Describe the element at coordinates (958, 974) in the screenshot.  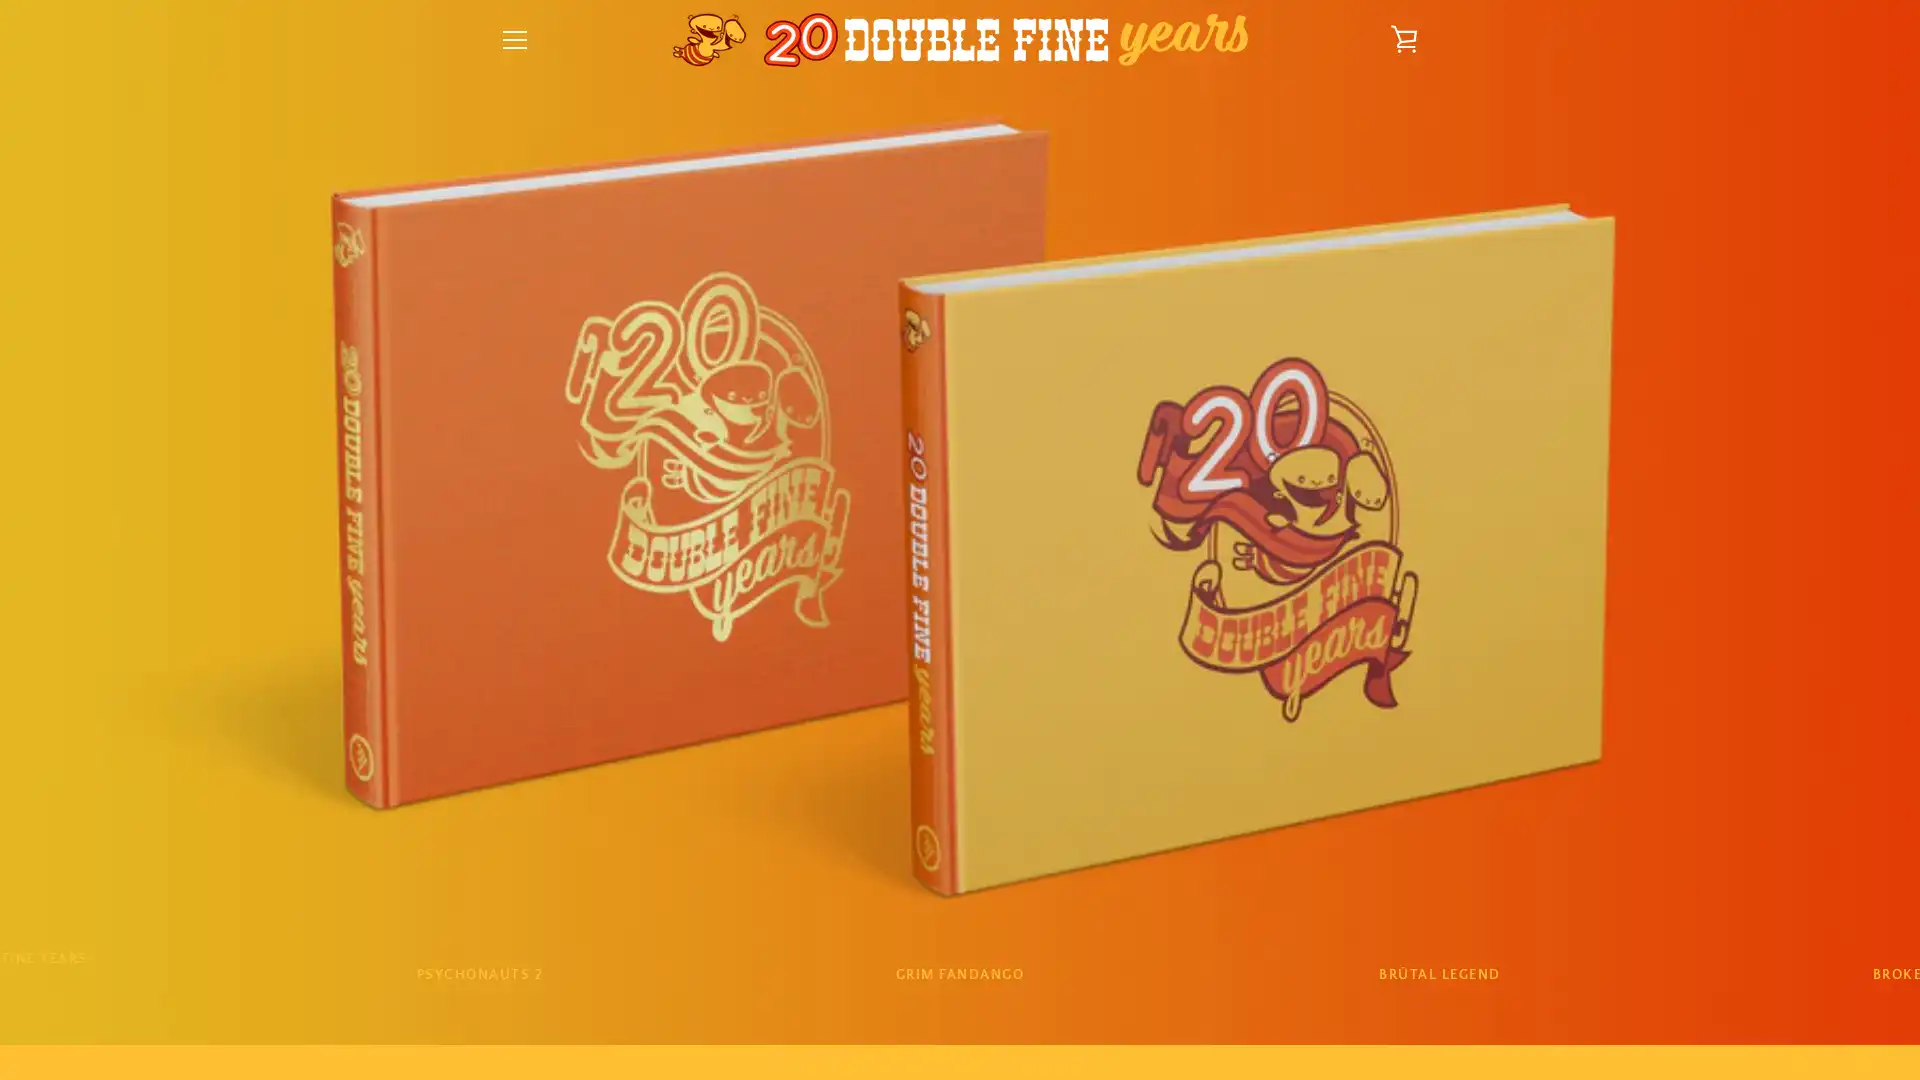
I see `SLIDE 3 GRIM FANDANGO` at that location.